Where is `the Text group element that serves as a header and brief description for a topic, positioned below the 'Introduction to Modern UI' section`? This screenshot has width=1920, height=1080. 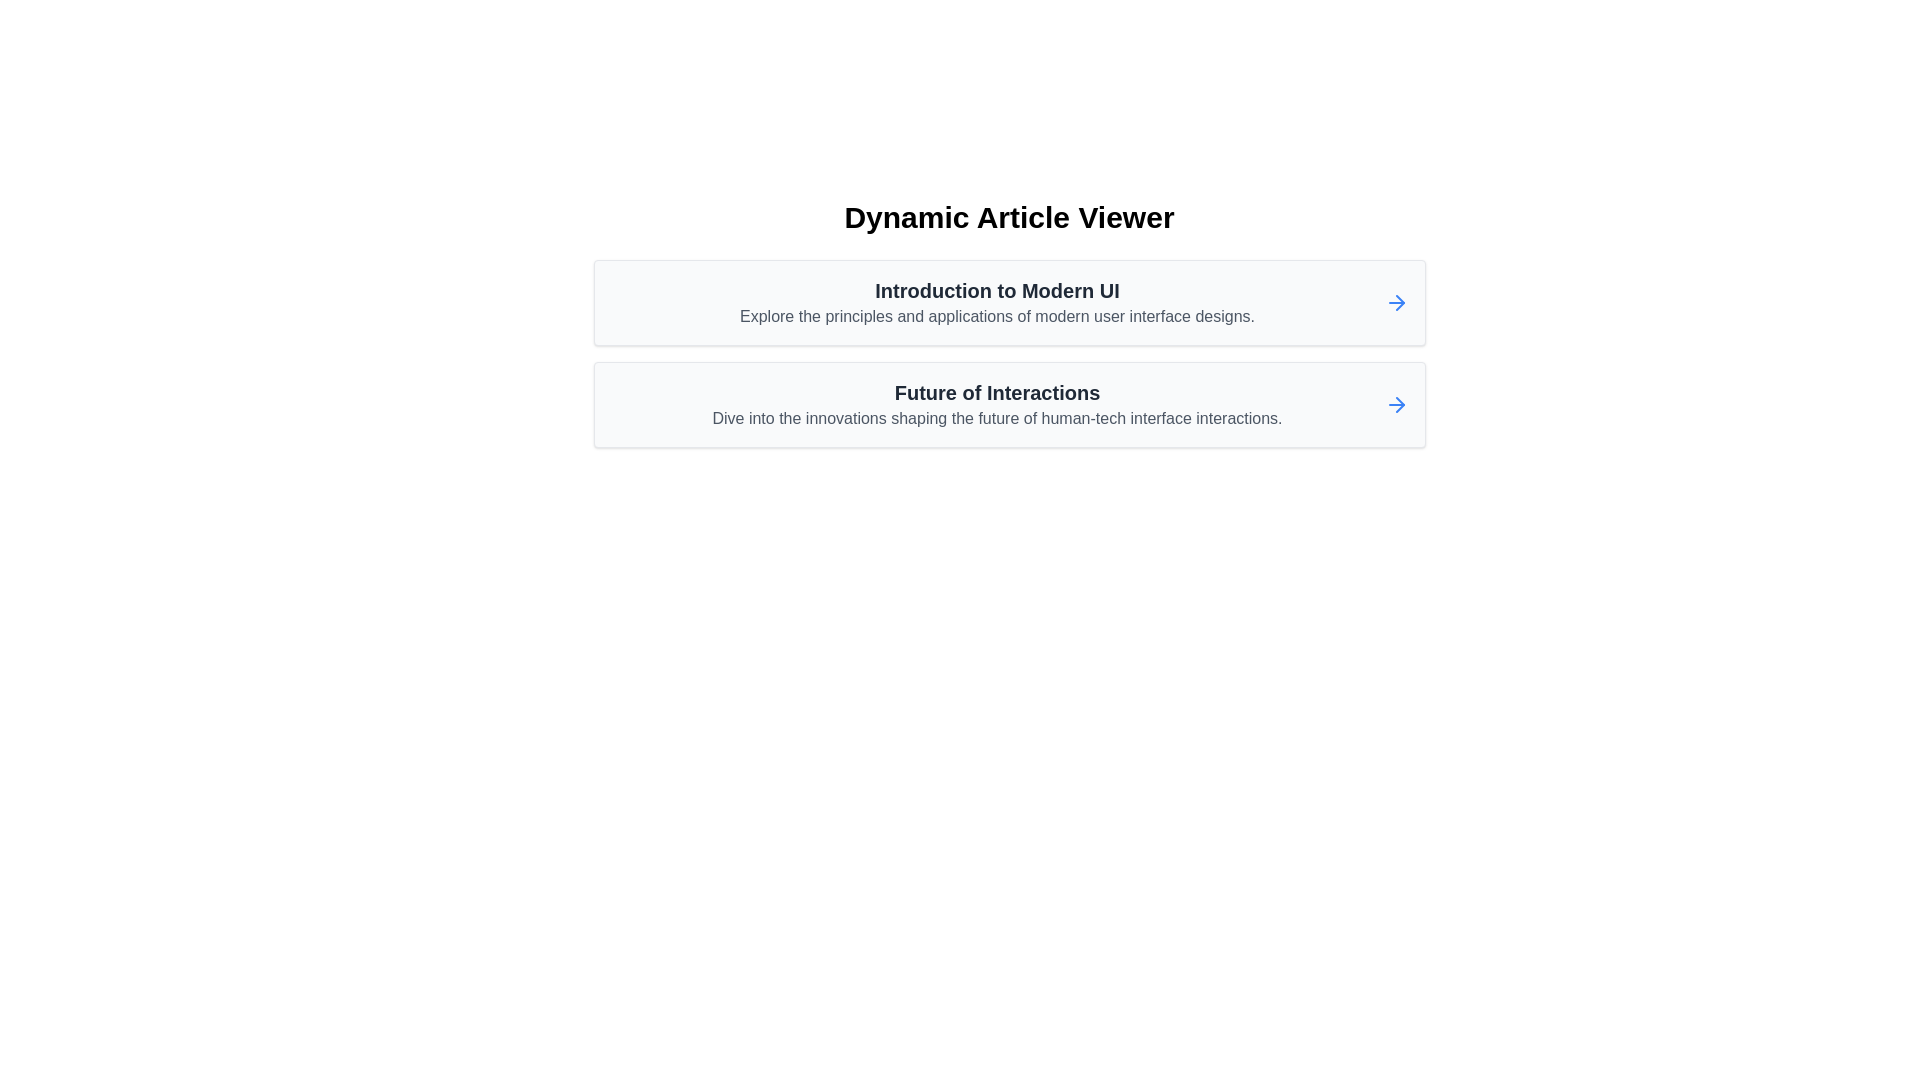 the Text group element that serves as a header and brief description for a topic, positioned below the 'Introduction to Modern UI' section is located at coordinates (997, 405).